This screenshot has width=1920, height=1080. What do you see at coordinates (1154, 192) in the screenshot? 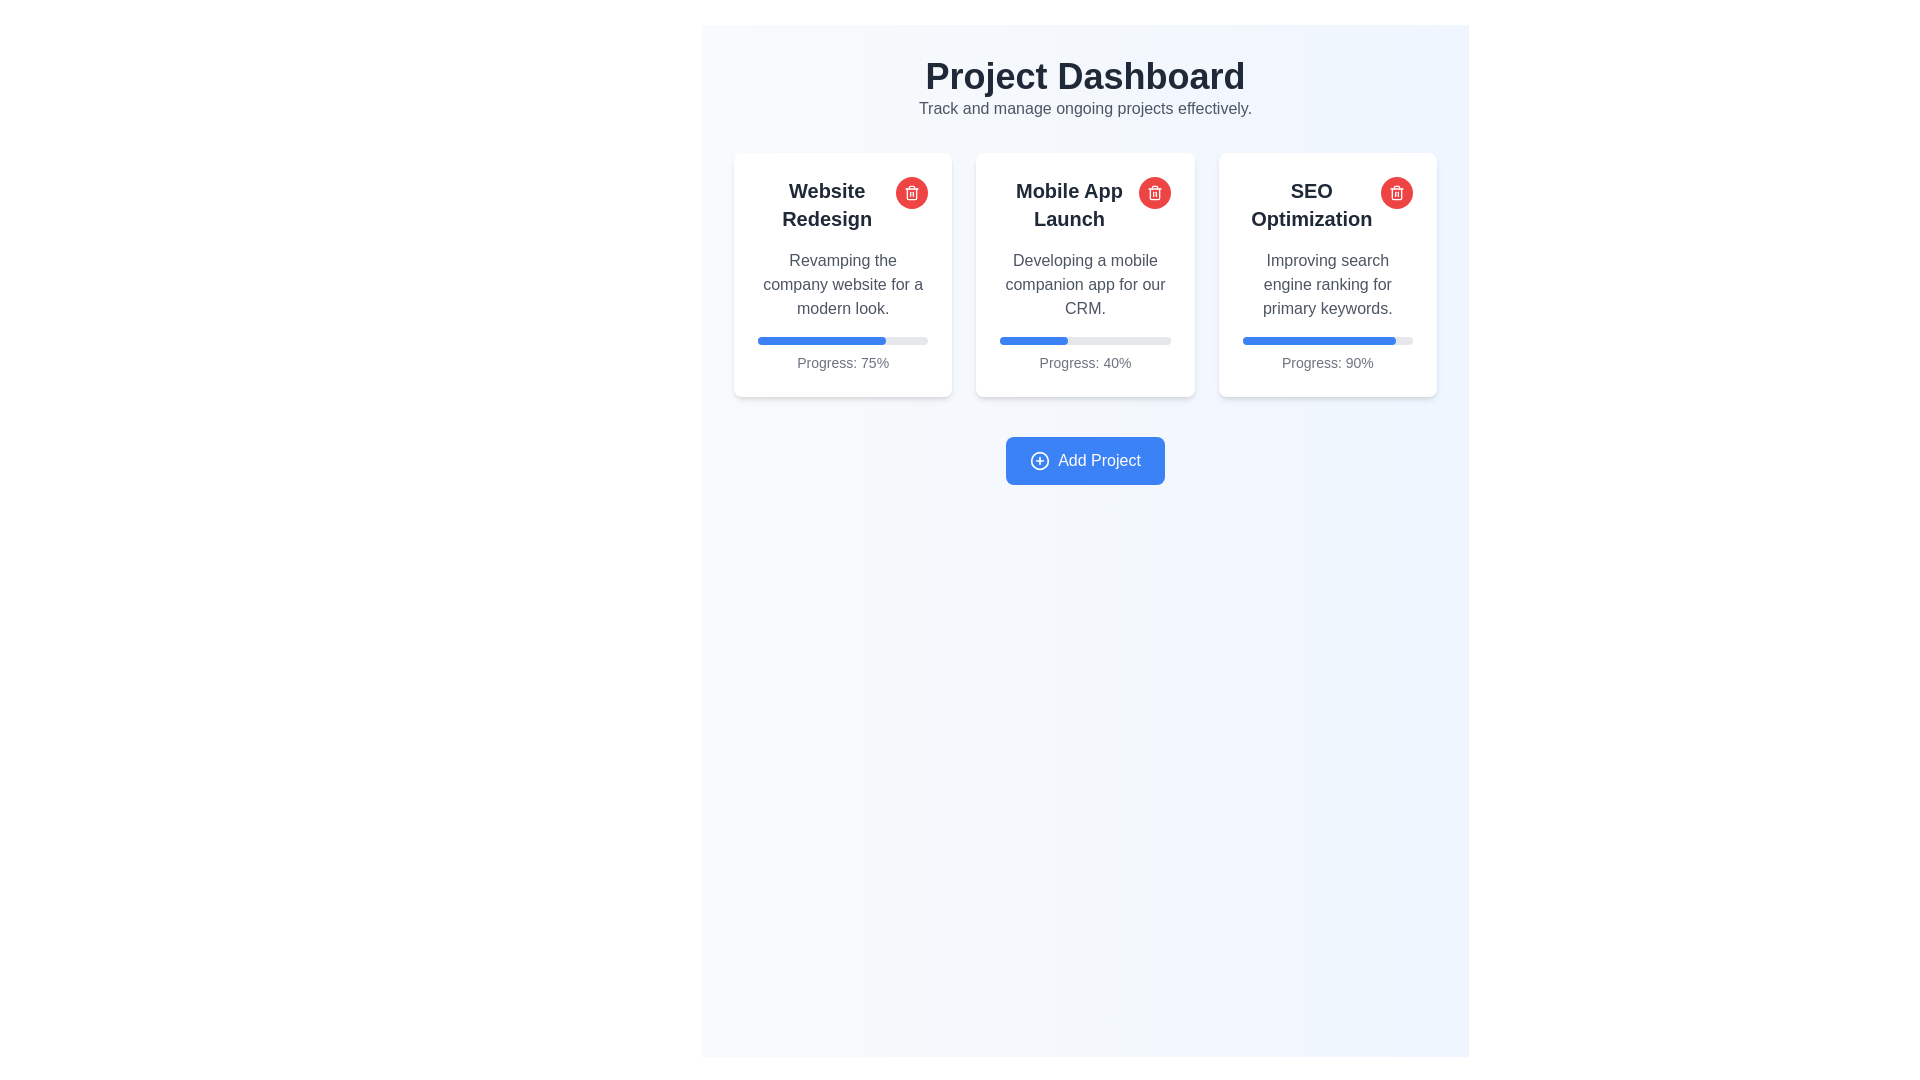
I see `the Trash/Delete Icon Button located in the top-right corner of the 'Mobile App Launch' card` at bounding box center [1154, 192].